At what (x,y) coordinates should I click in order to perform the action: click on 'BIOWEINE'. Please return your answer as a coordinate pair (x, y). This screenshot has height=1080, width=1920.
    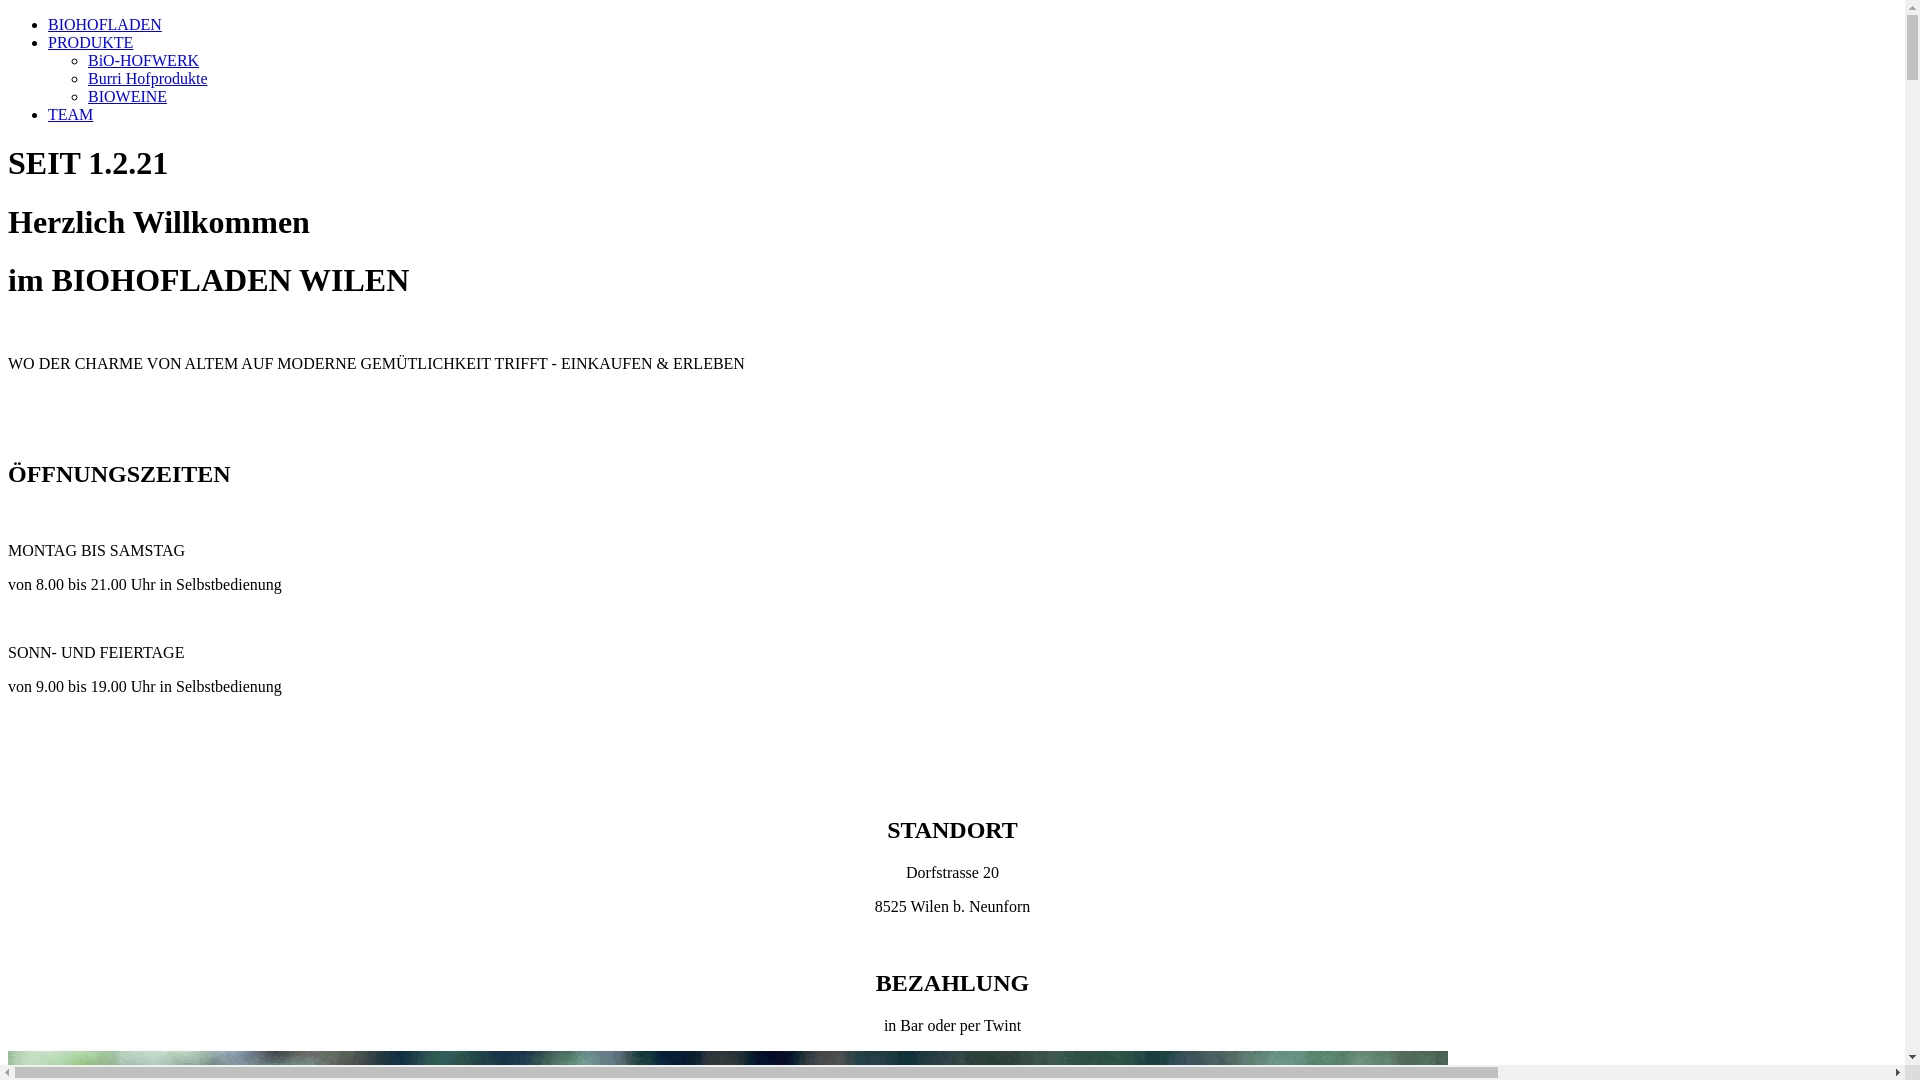
    Looking at the image, I should click on (126, 96).